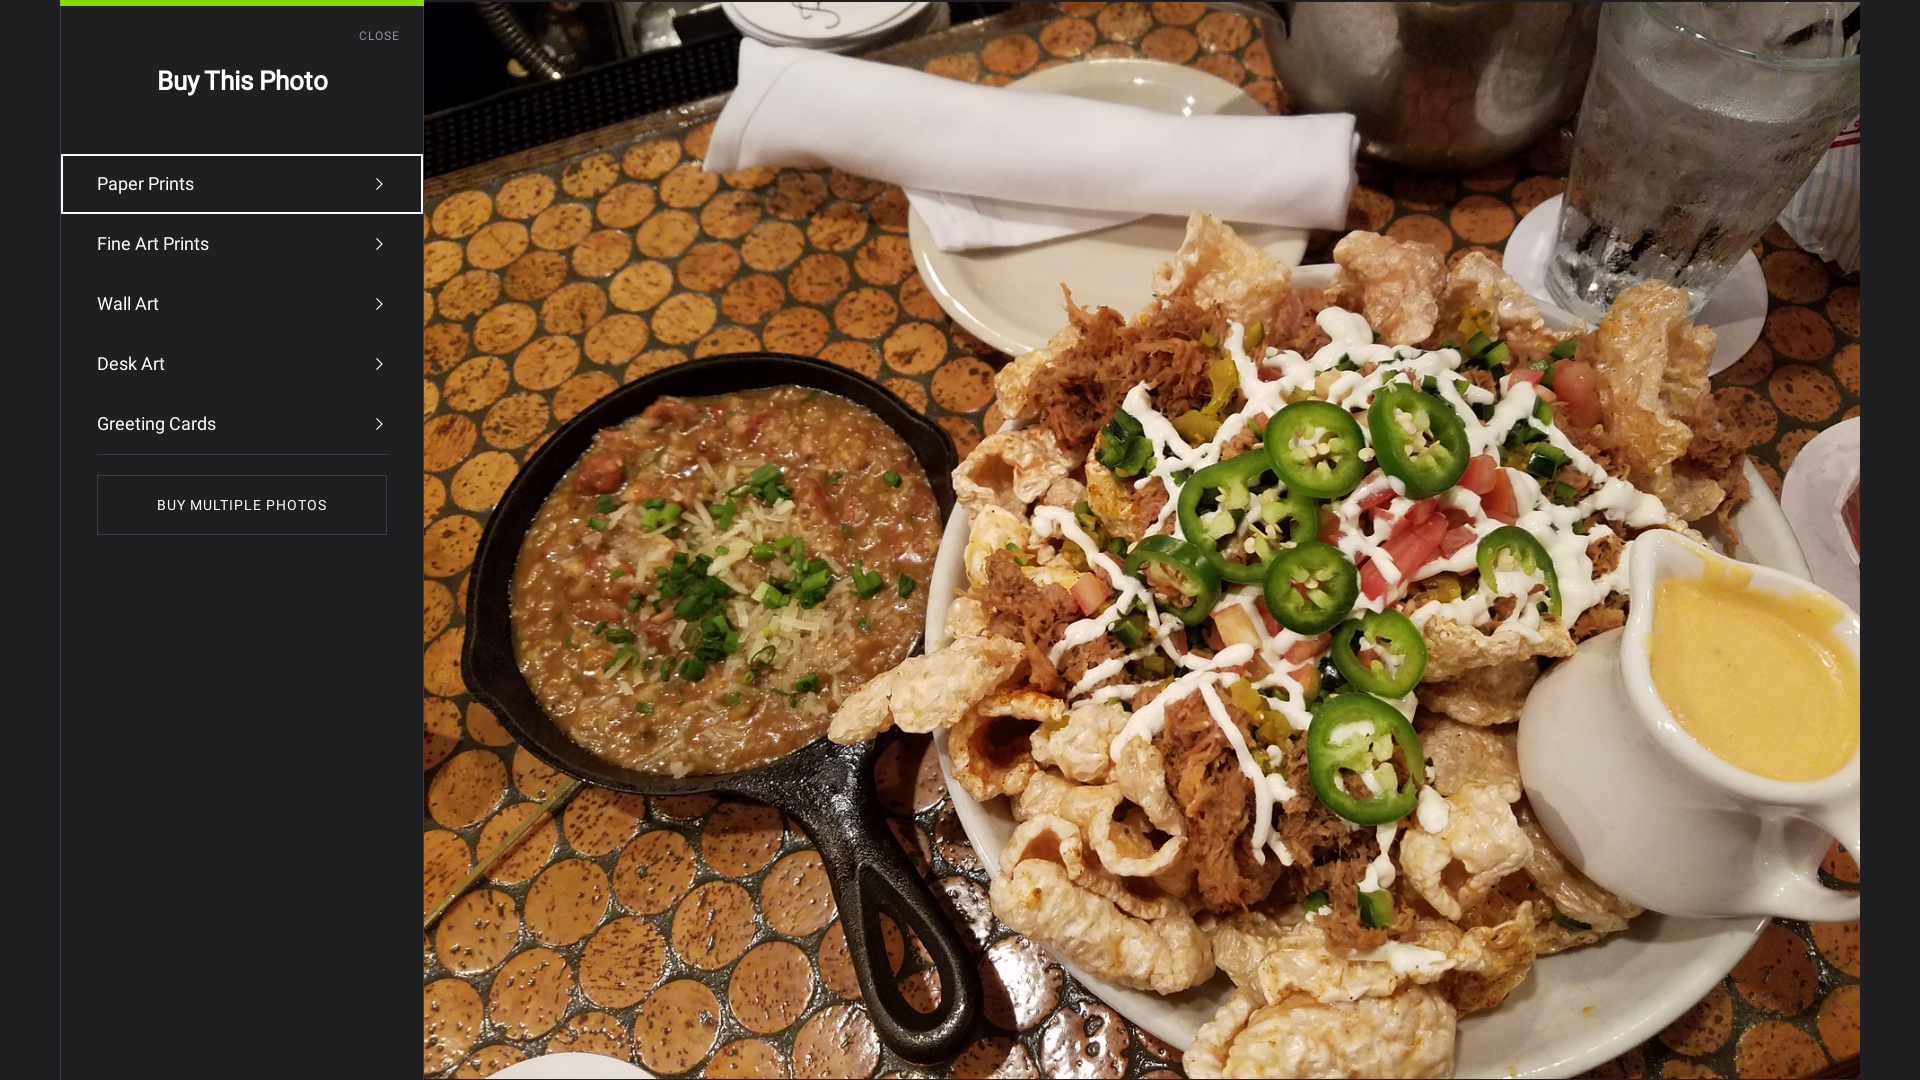 This screenshot has height=1080, width=1920. What do you see at coordinates (77, 30) in the screenshot?
I see `'SmugMug'` at bounding box center [77, 30].